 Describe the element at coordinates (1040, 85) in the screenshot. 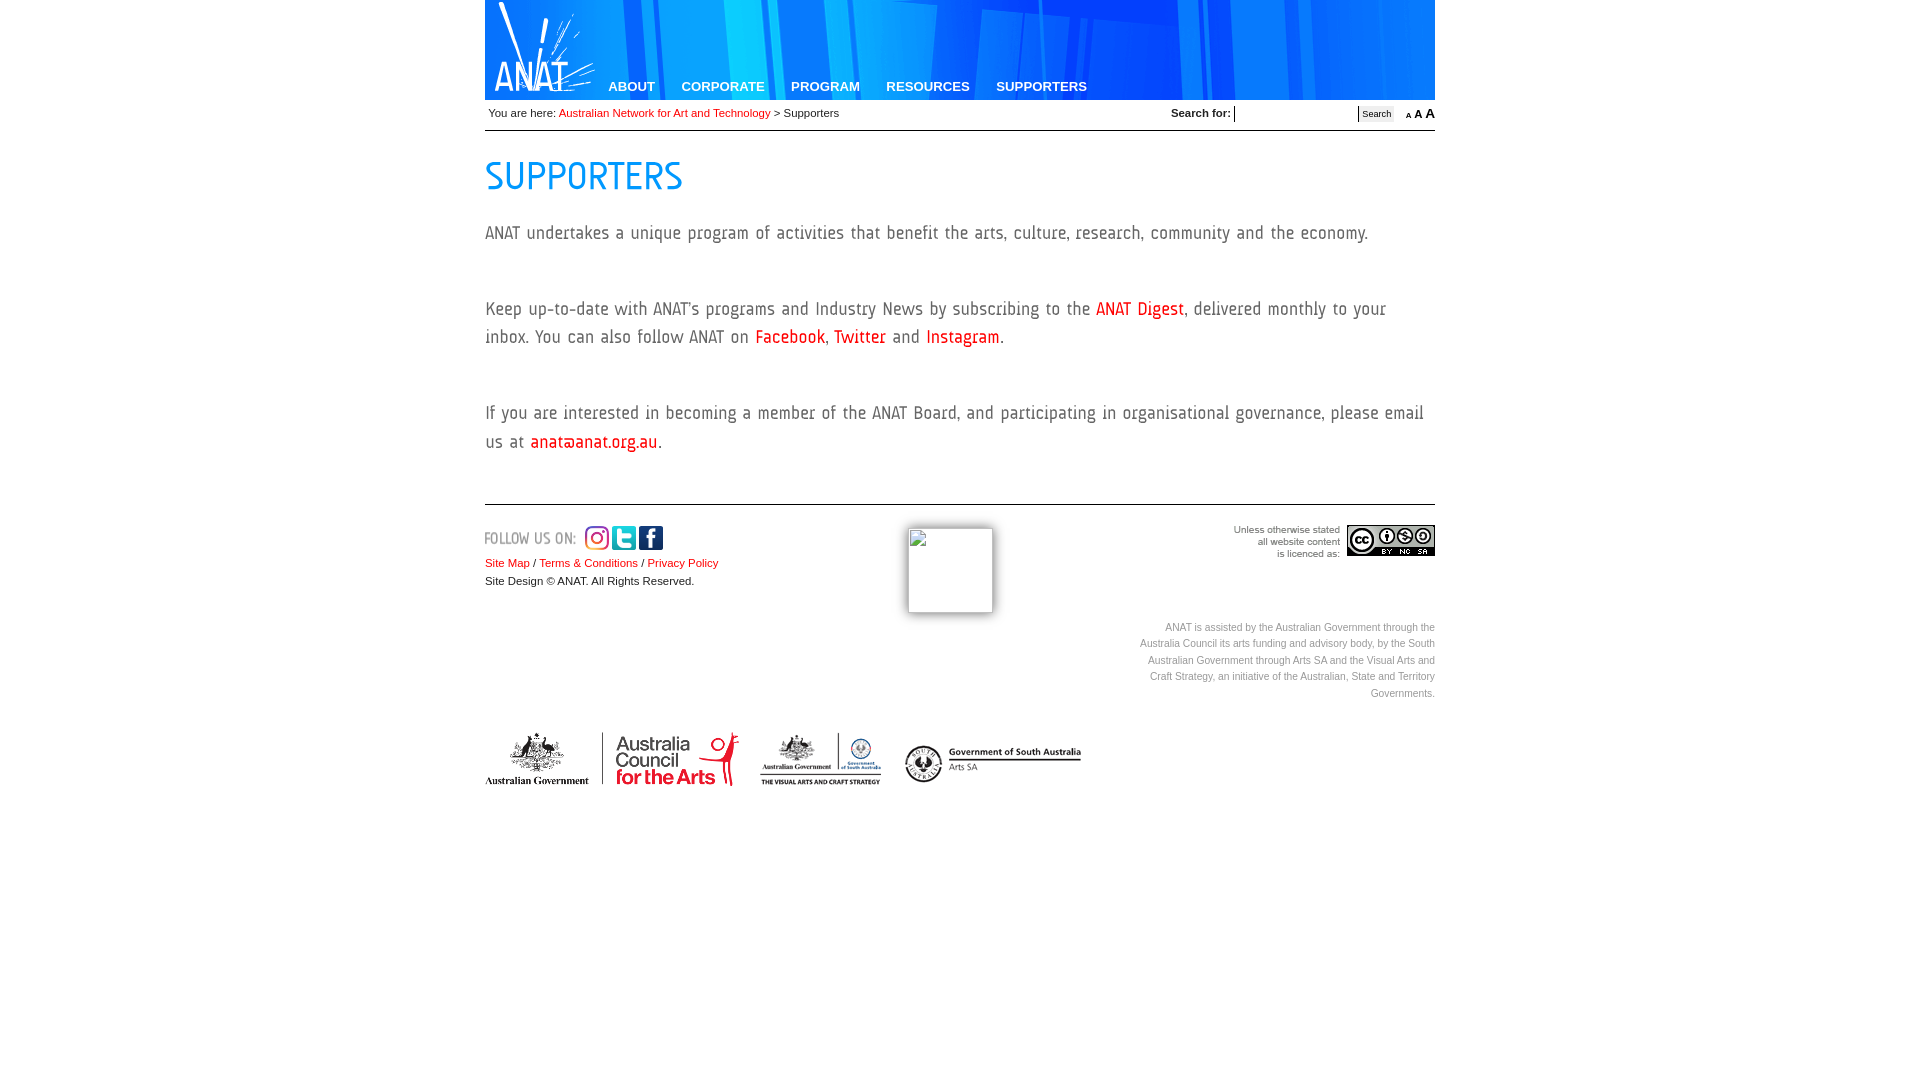

I see `'SUPPORTERS'` at that location.